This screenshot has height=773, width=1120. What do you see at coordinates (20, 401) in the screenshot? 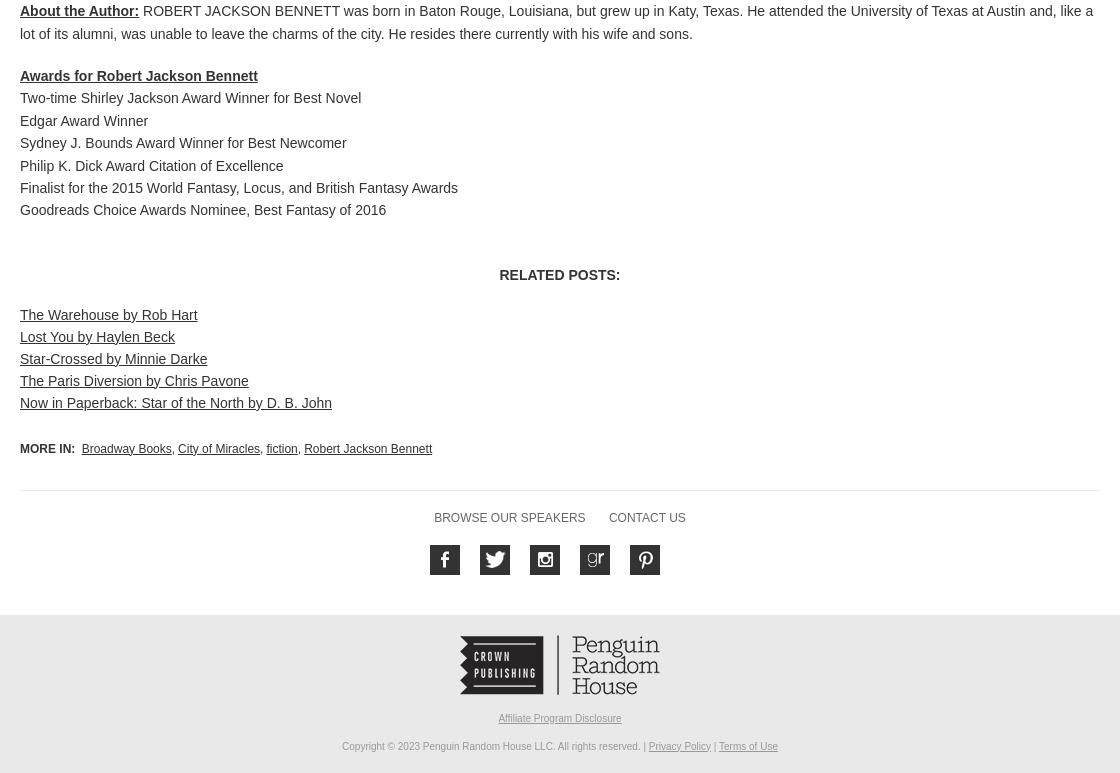
I see `'Now in Paperback: Star of the North by D. B. John'` at bounding box center [20, 401].